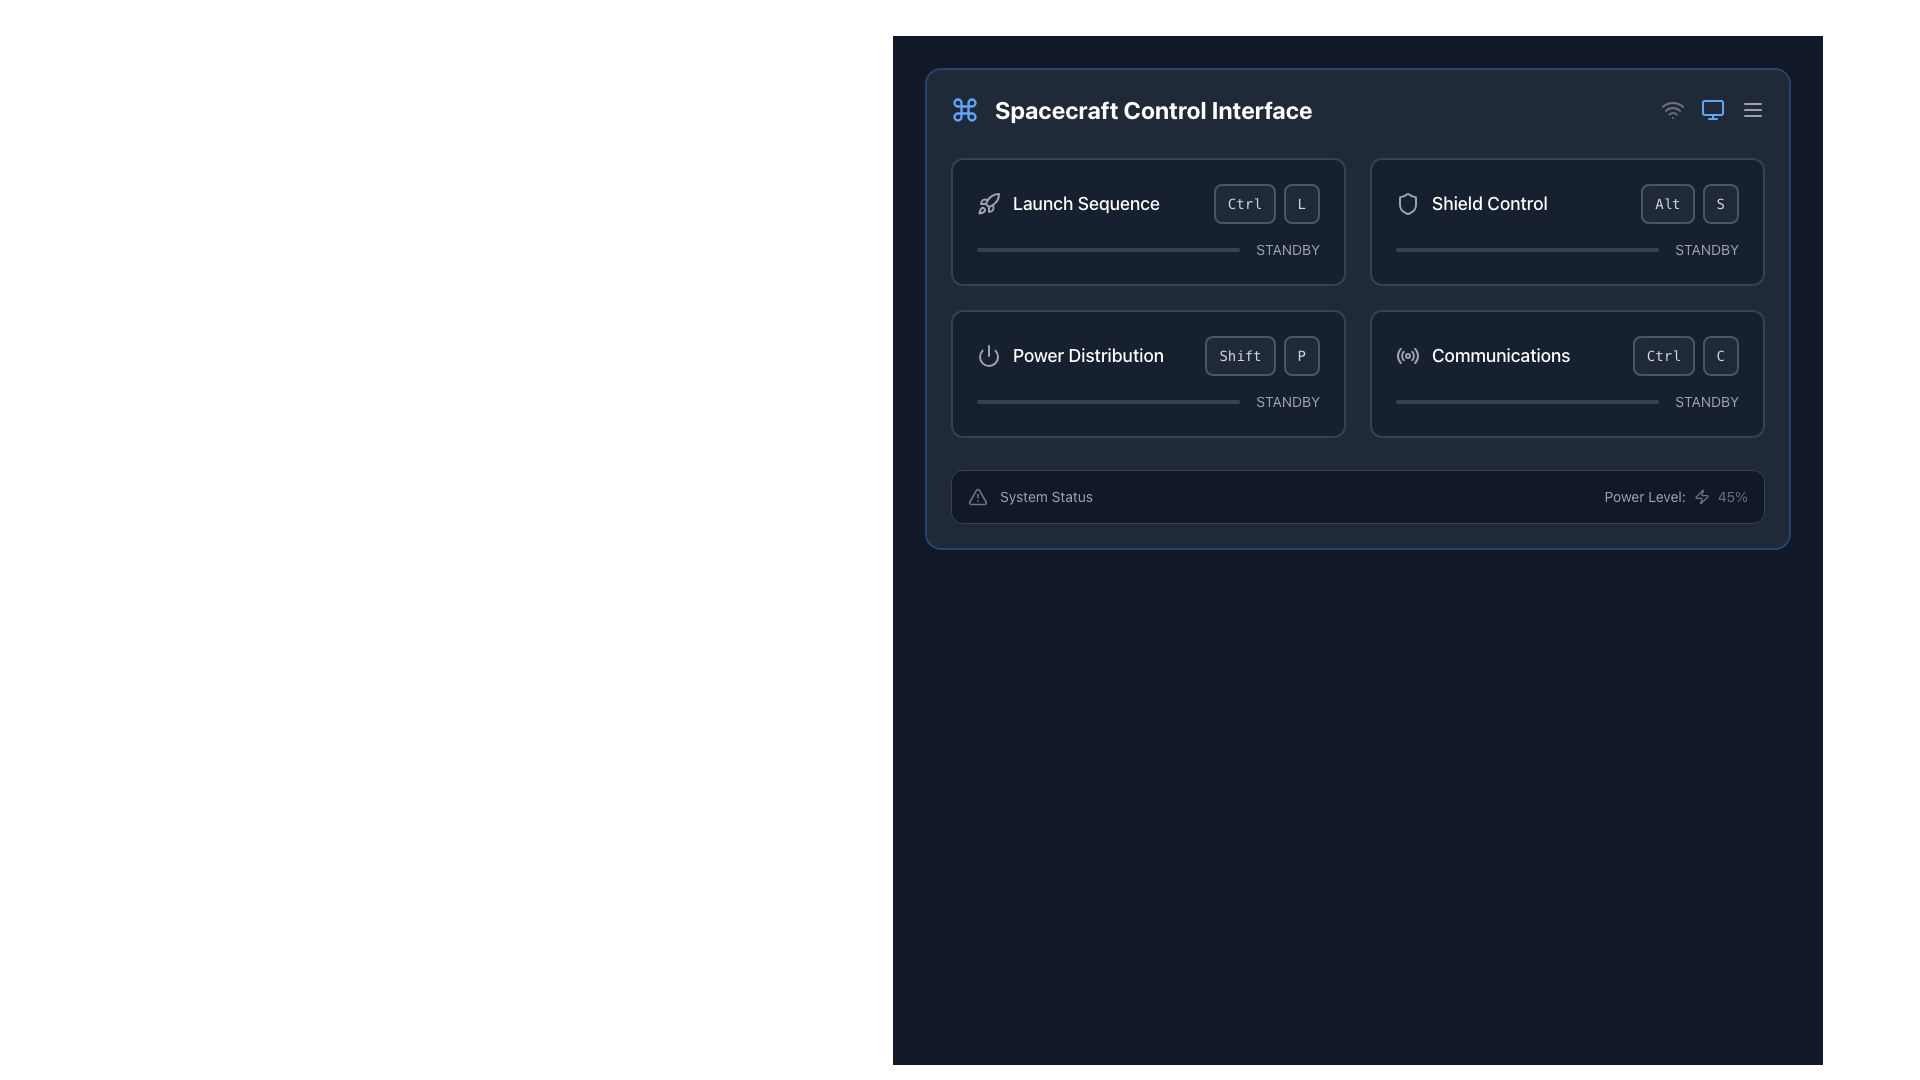 The image size is (1920, 1080). I want to click on the shield control, so click(1431, 249).